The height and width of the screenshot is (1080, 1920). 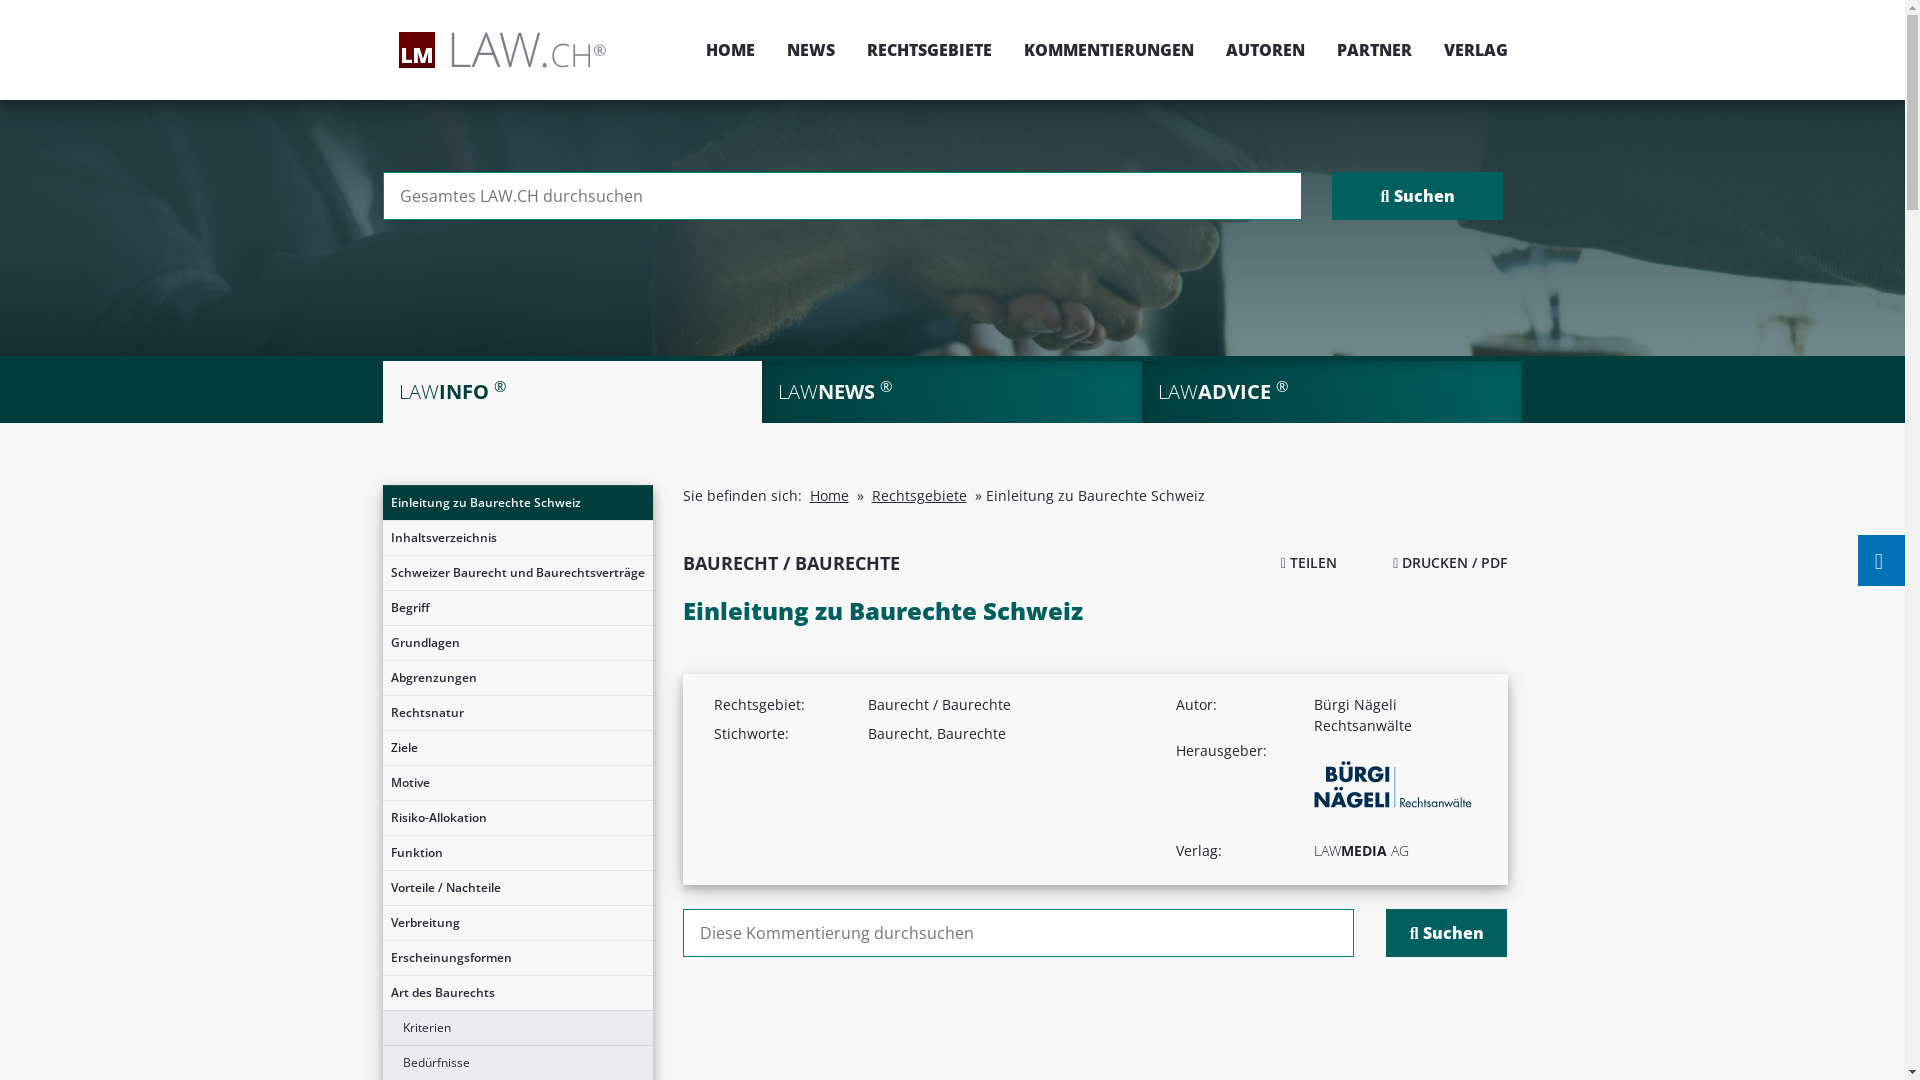 I want to click on 'Funktion', so click(x=517, y=852).